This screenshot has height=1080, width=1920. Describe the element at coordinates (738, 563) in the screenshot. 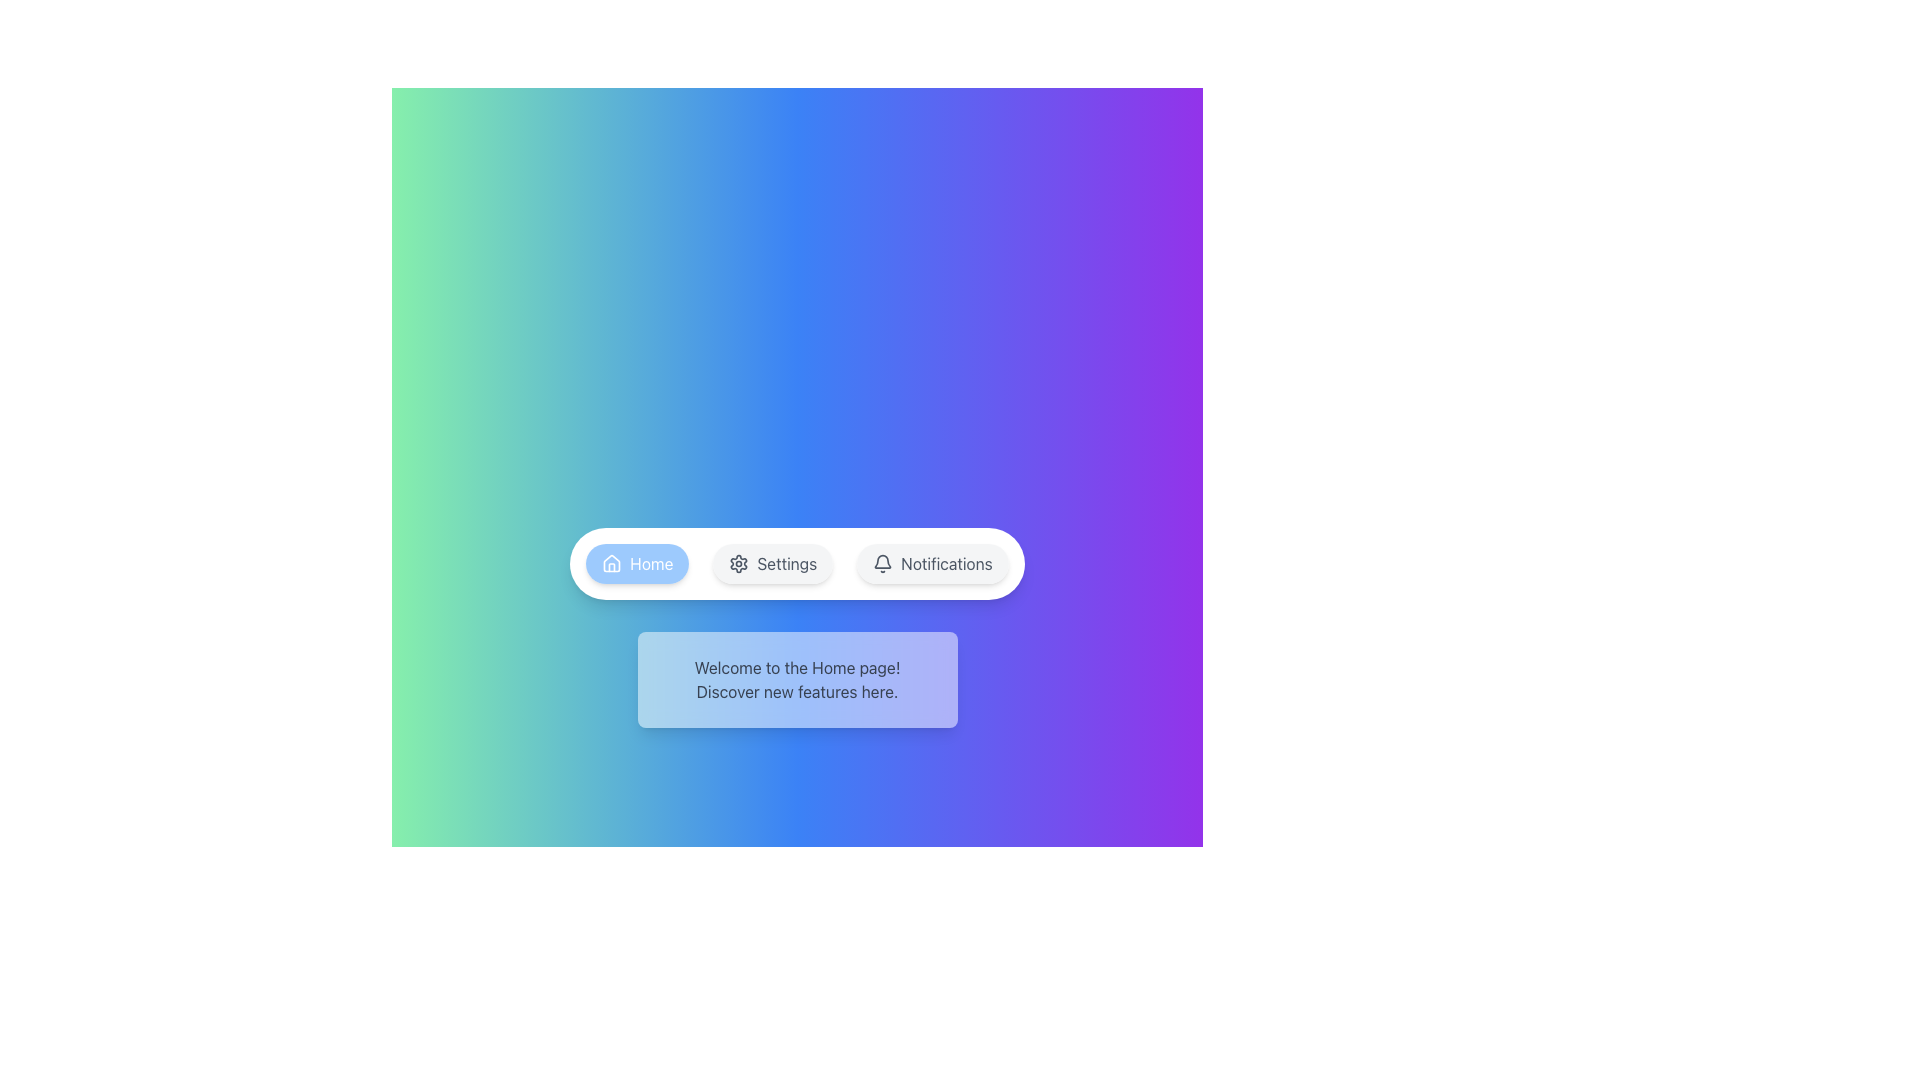

I see `the settings icon represented by the gear component located in the middle of the navigation bar` at that location.